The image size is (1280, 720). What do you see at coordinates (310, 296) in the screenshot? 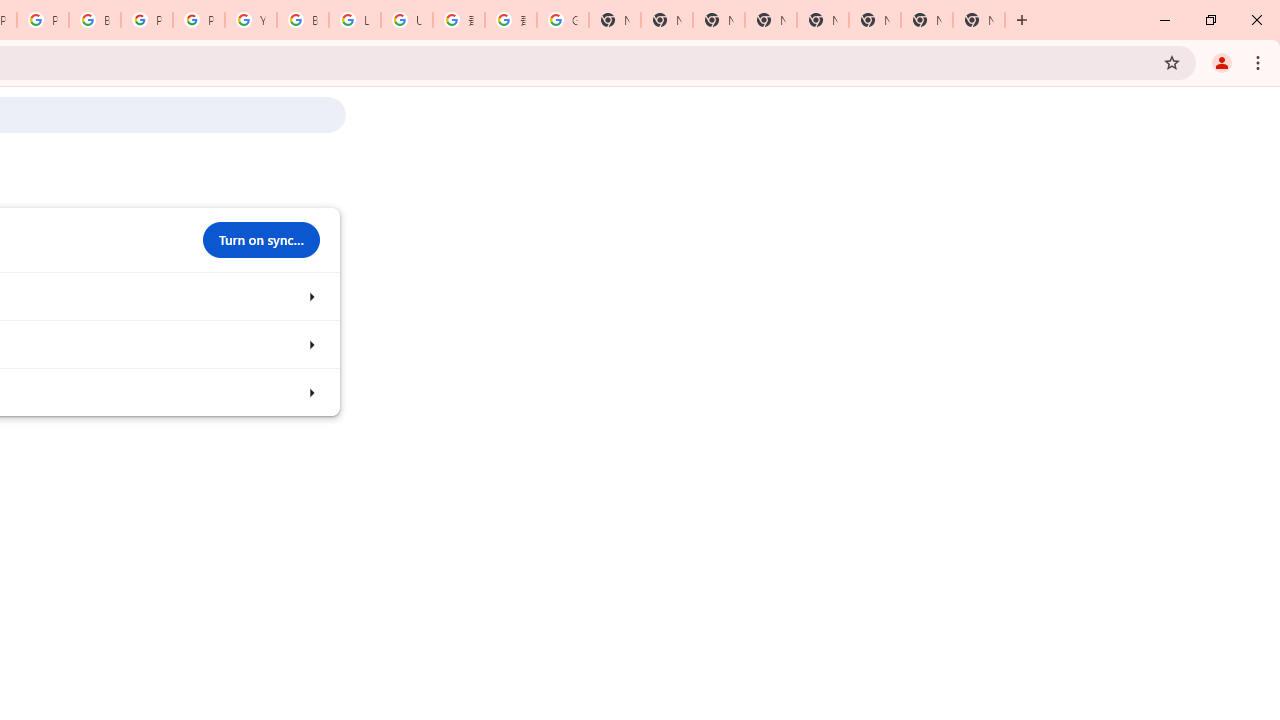
I see `'Sync and Google services'` at bounding box center [310, 296].